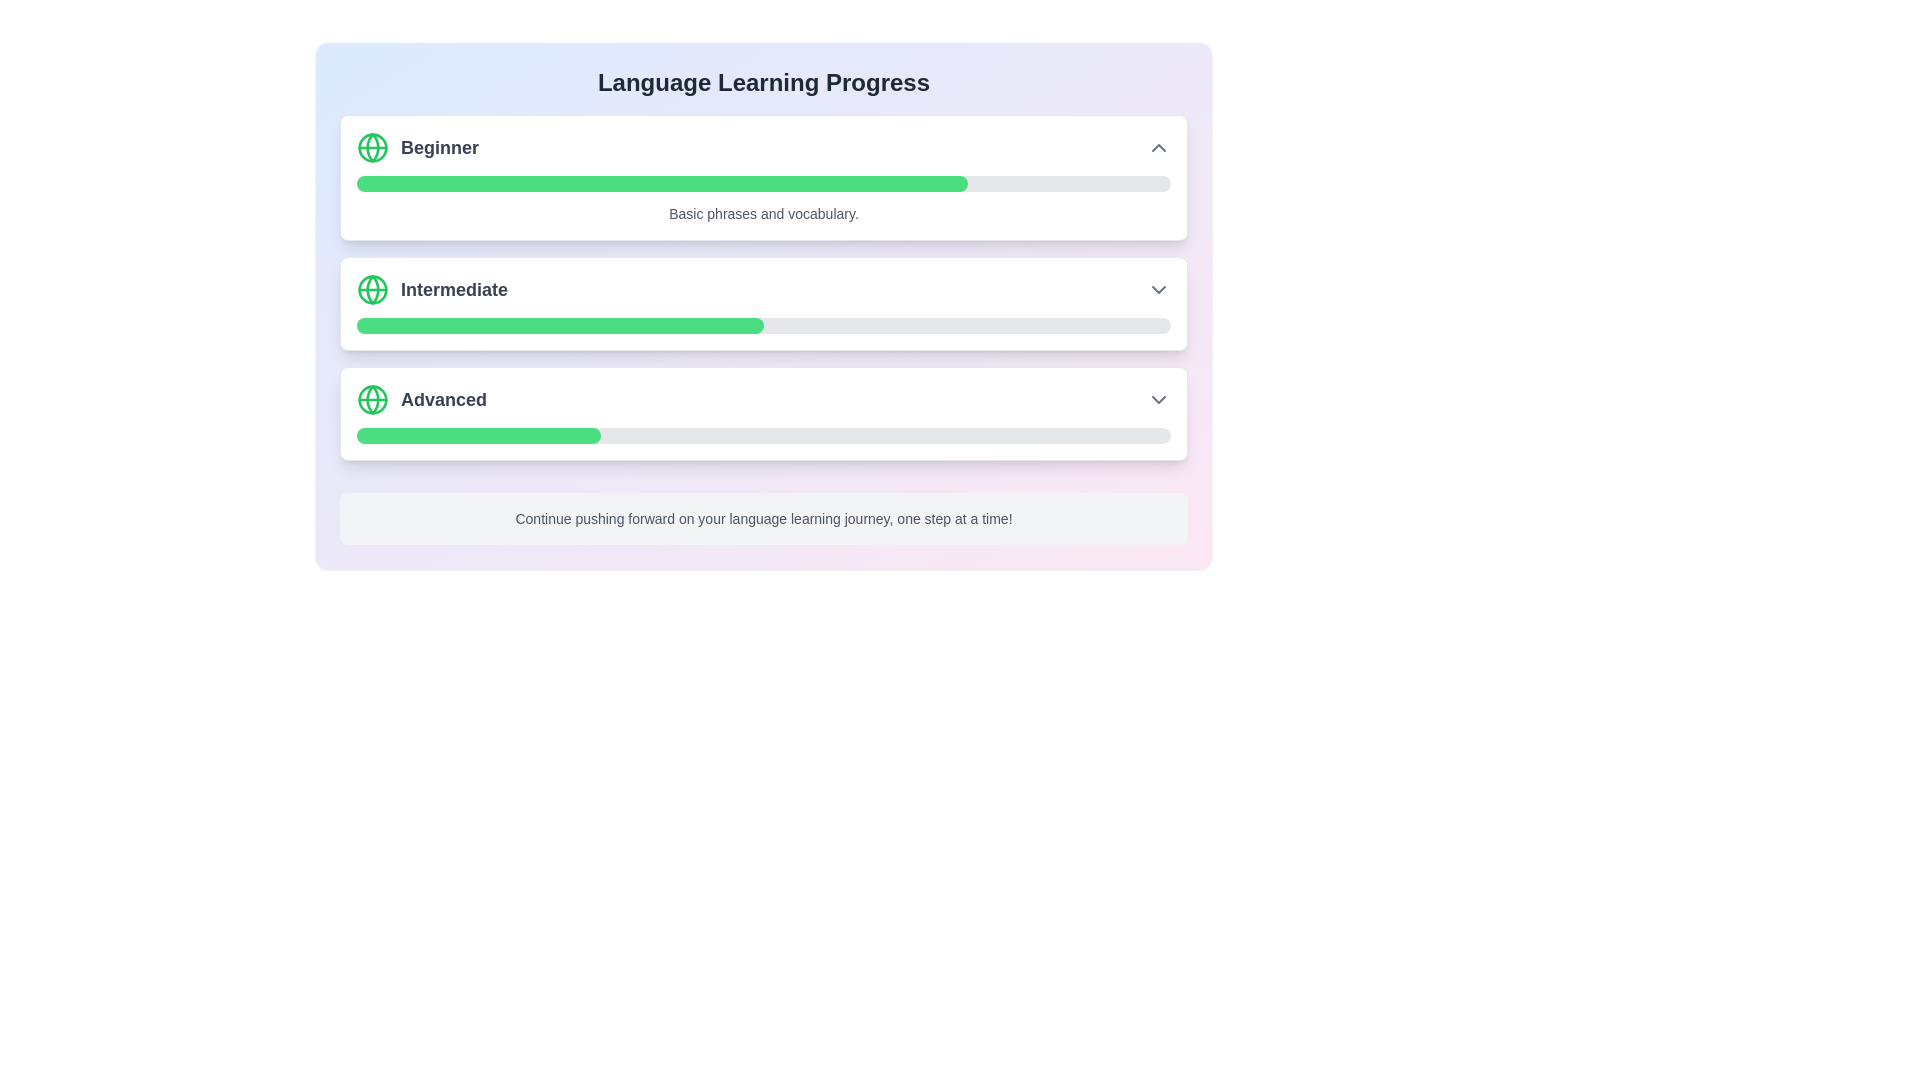 The height and width of the screenshot is (1080, 1920). Describe the element at coordinates (478, 434) in the screenshot. I see `the progress visually on the Progress Bar indicating 30% completion for the 'Advanced' level` at that location.